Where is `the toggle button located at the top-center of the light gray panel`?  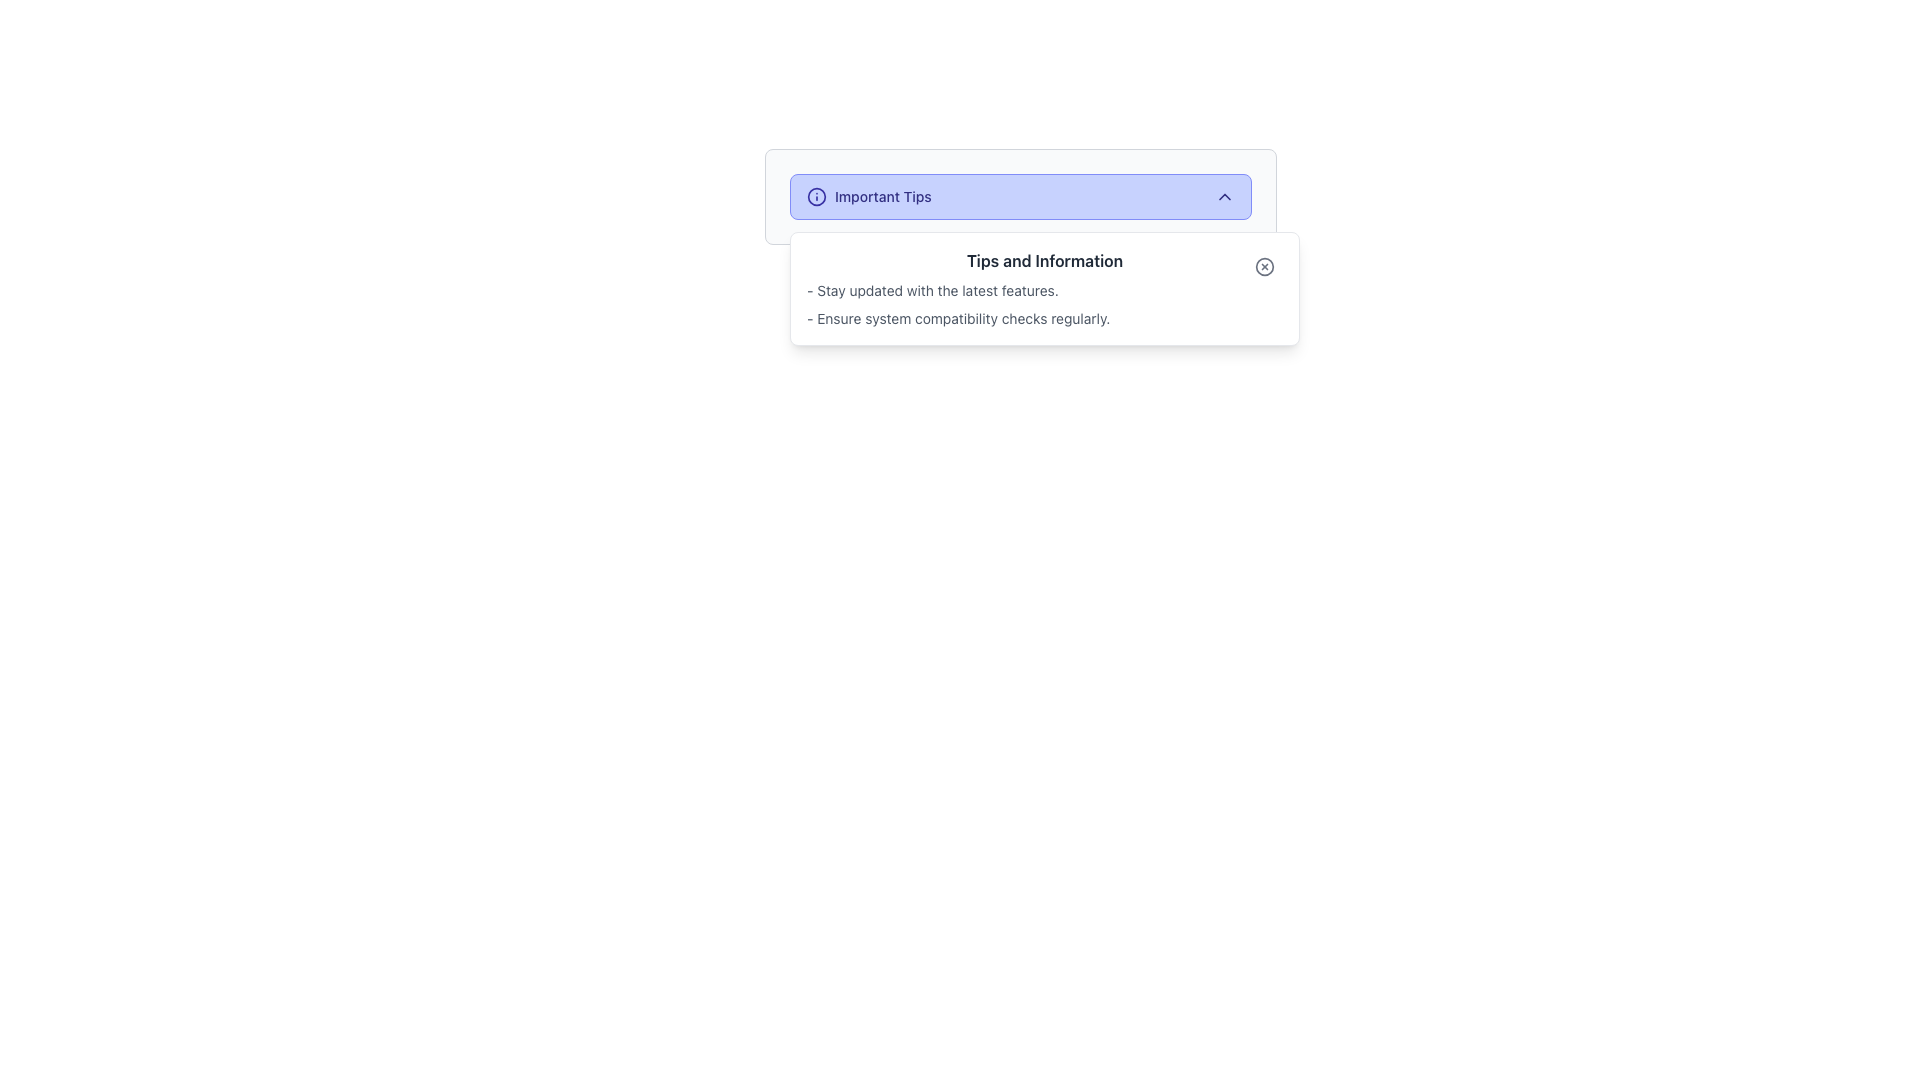
the toggle button located at the top-center of the light gray panel is located at coordinates (1021, 196).